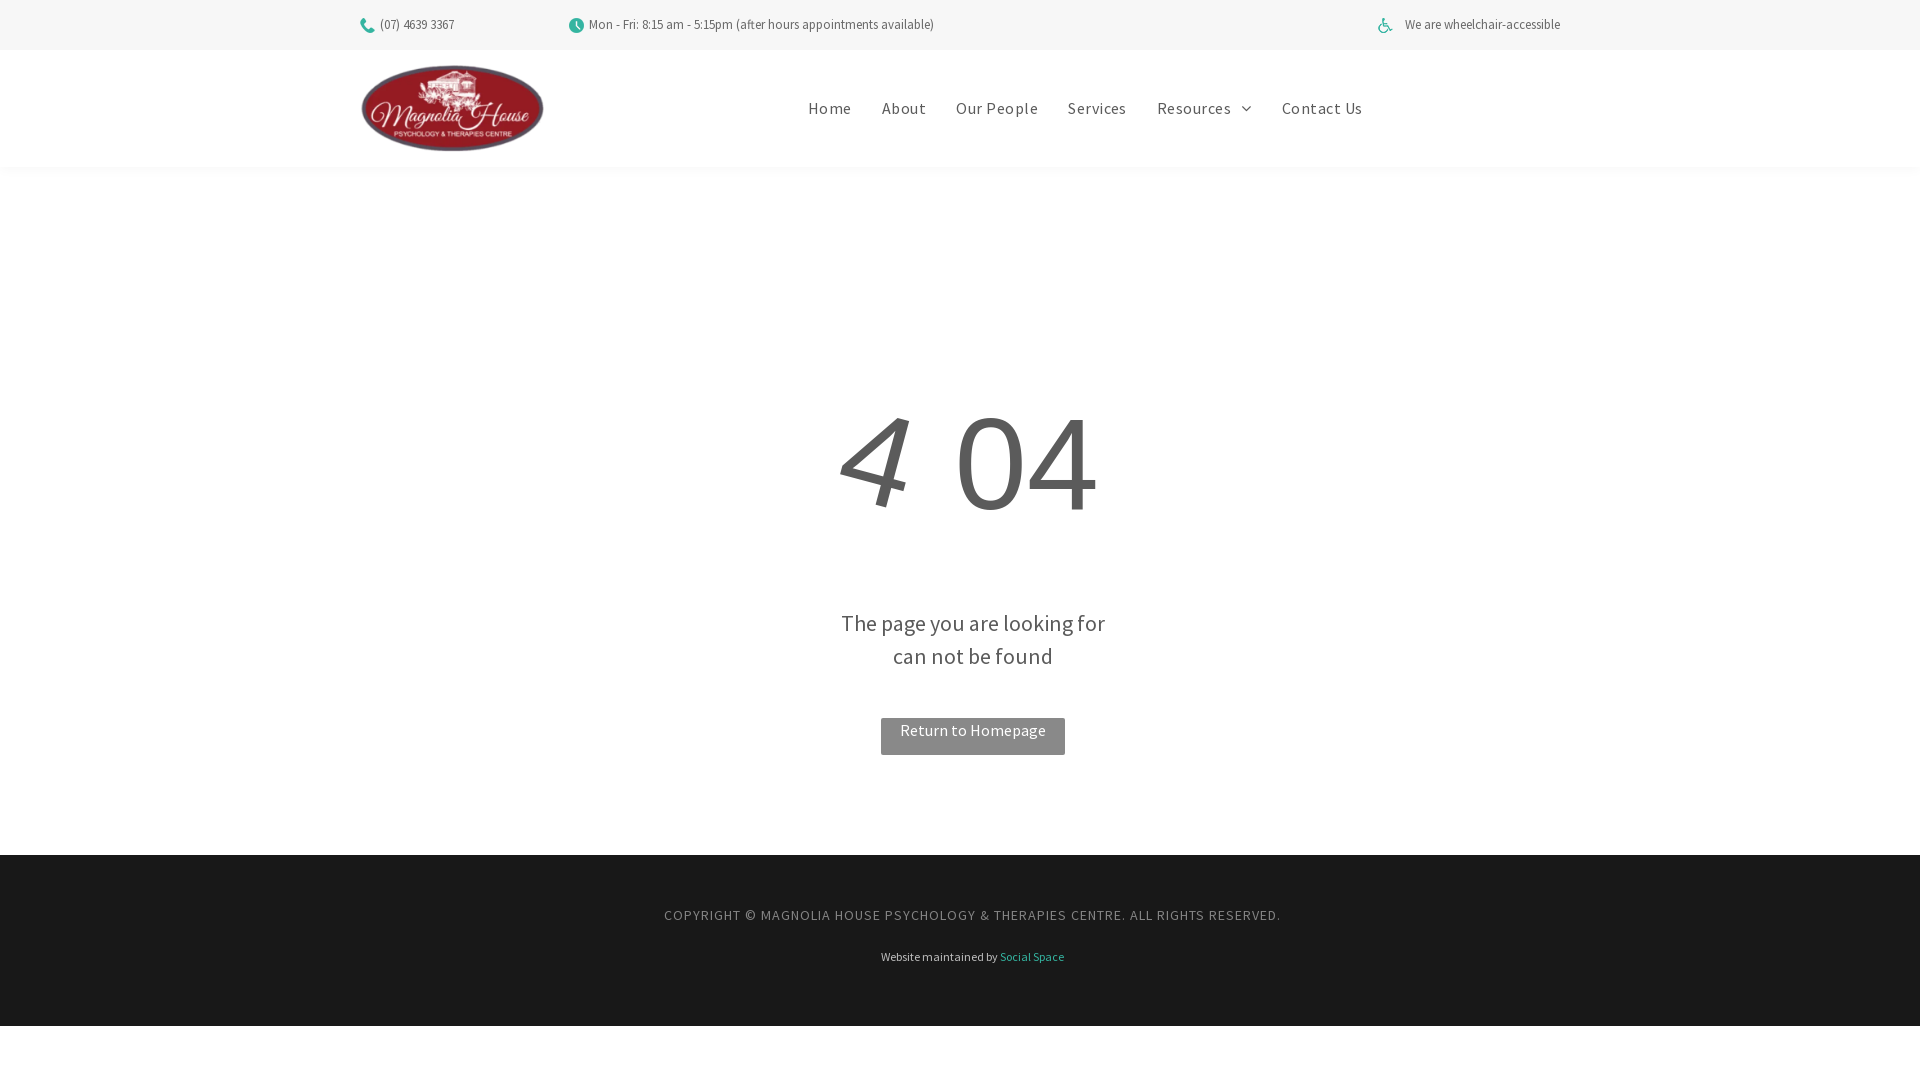 The height and width of the screenshot is (1080, 1920). What do you see at coordinates (997, 108) in the screenshot?
I see `'Our People'` at bounding box center [997, 108].